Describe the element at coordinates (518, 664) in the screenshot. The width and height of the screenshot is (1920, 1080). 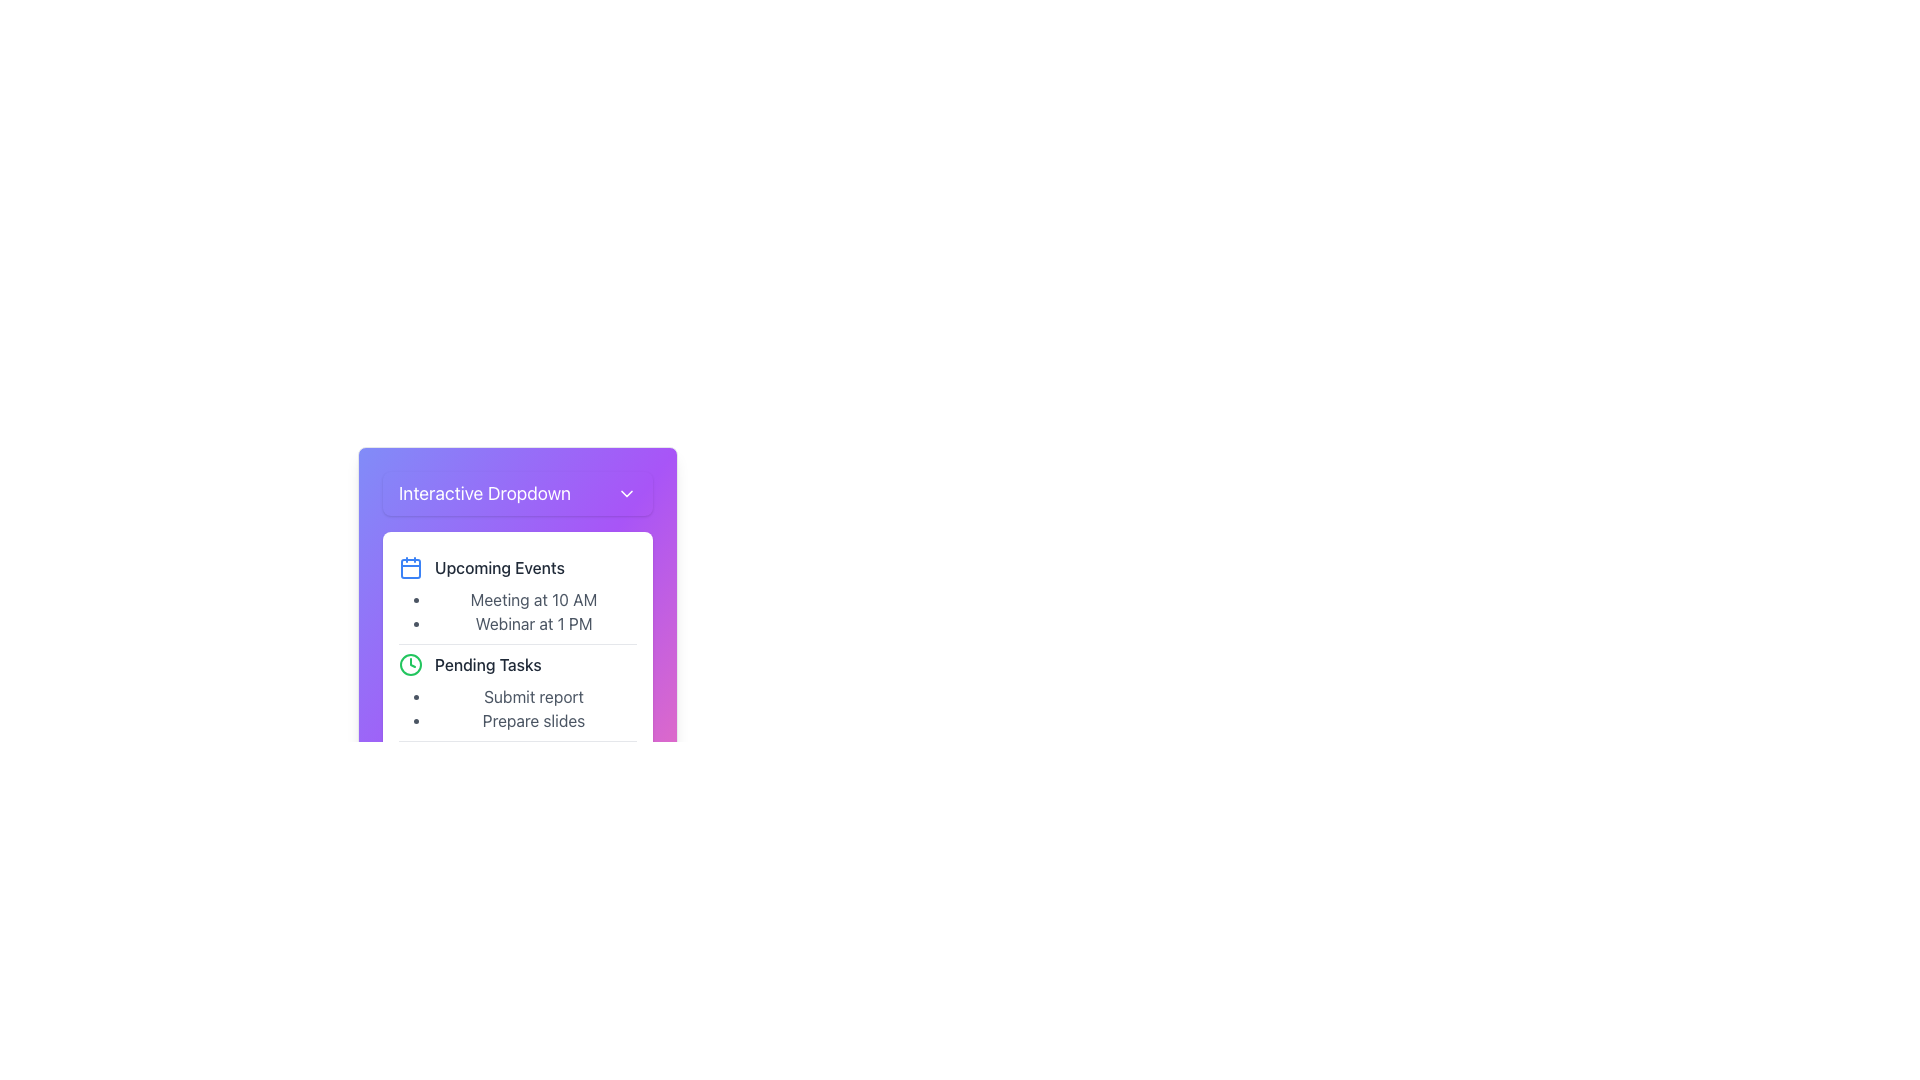
I see `text of the label with a green clock icon that says 'Pending Tasks', located below the 'Upcoming Events' section` at that location.